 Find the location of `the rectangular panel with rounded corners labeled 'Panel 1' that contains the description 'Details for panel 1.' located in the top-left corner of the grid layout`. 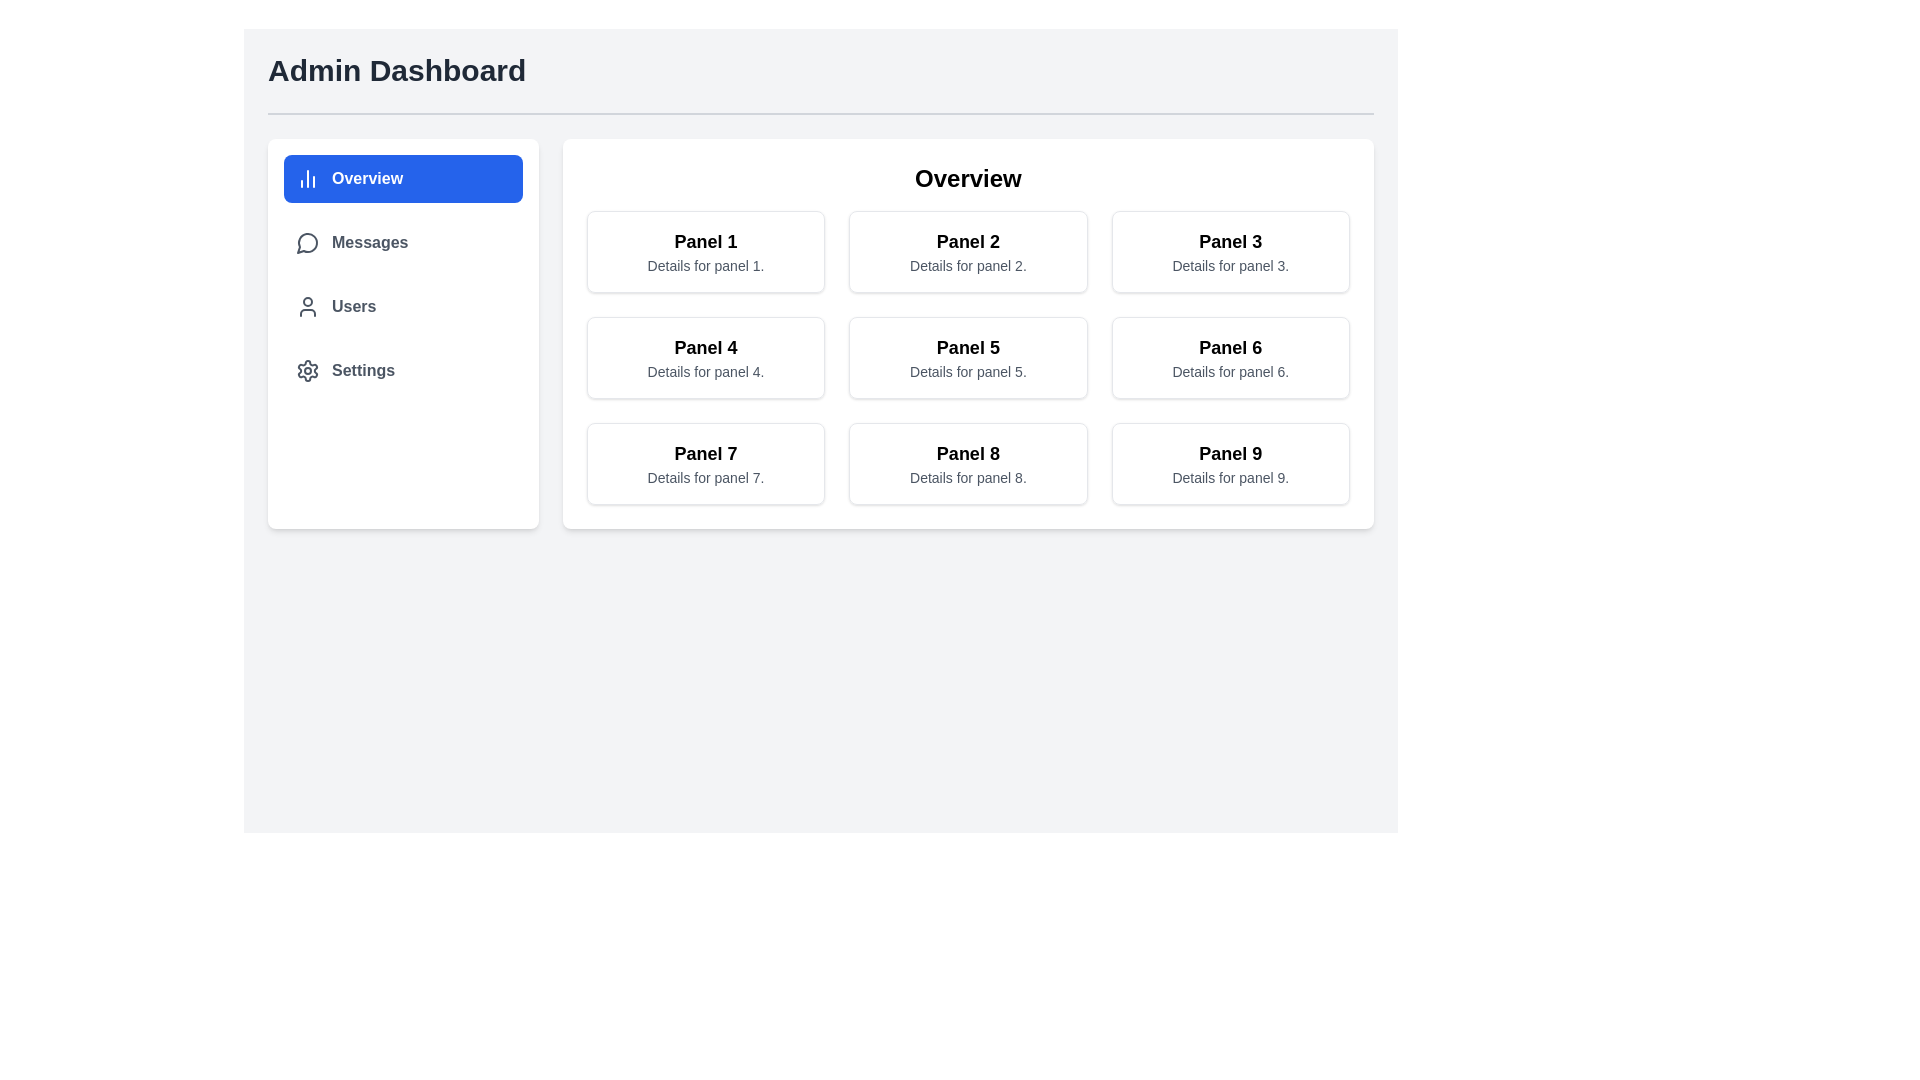

the rectangular panel with rounded corners labeled 'Panel 1' that contains the description 'Details for panel 1.' located in the top-left corner of the grid layout is located at coordinates (705, 250).